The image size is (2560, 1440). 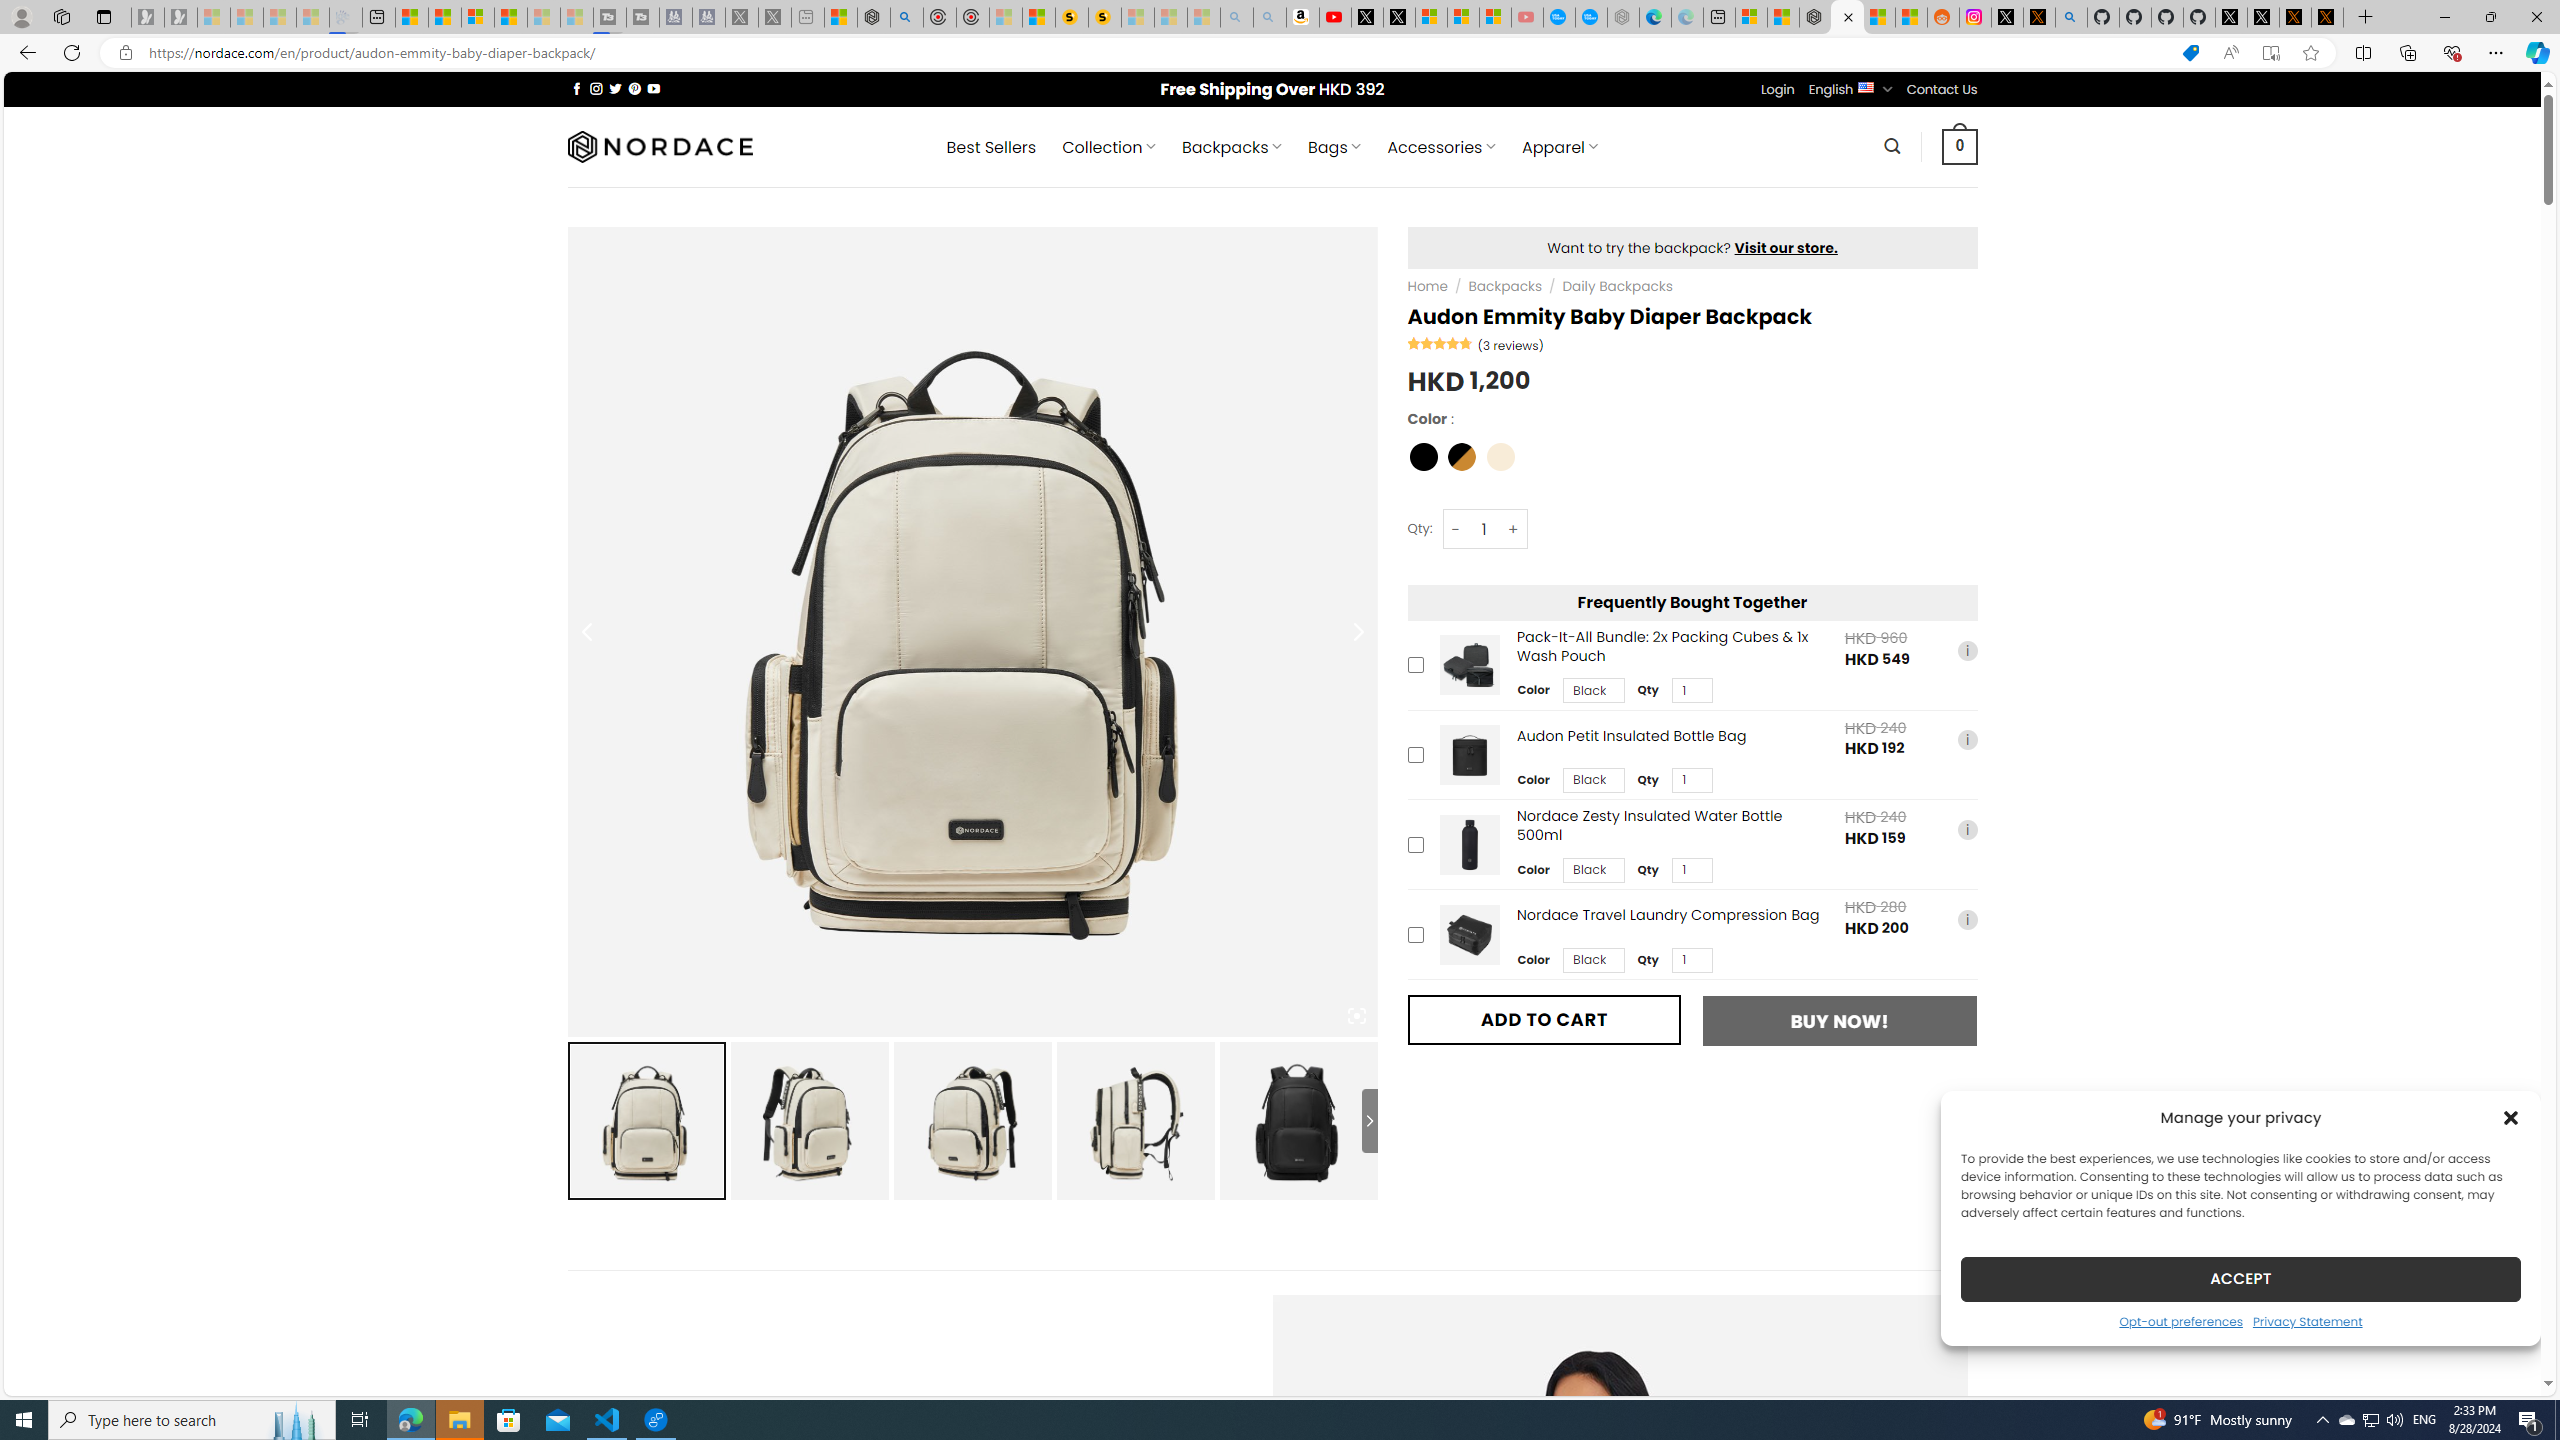 I want to click on 'English', so click(x=1866, y=87).